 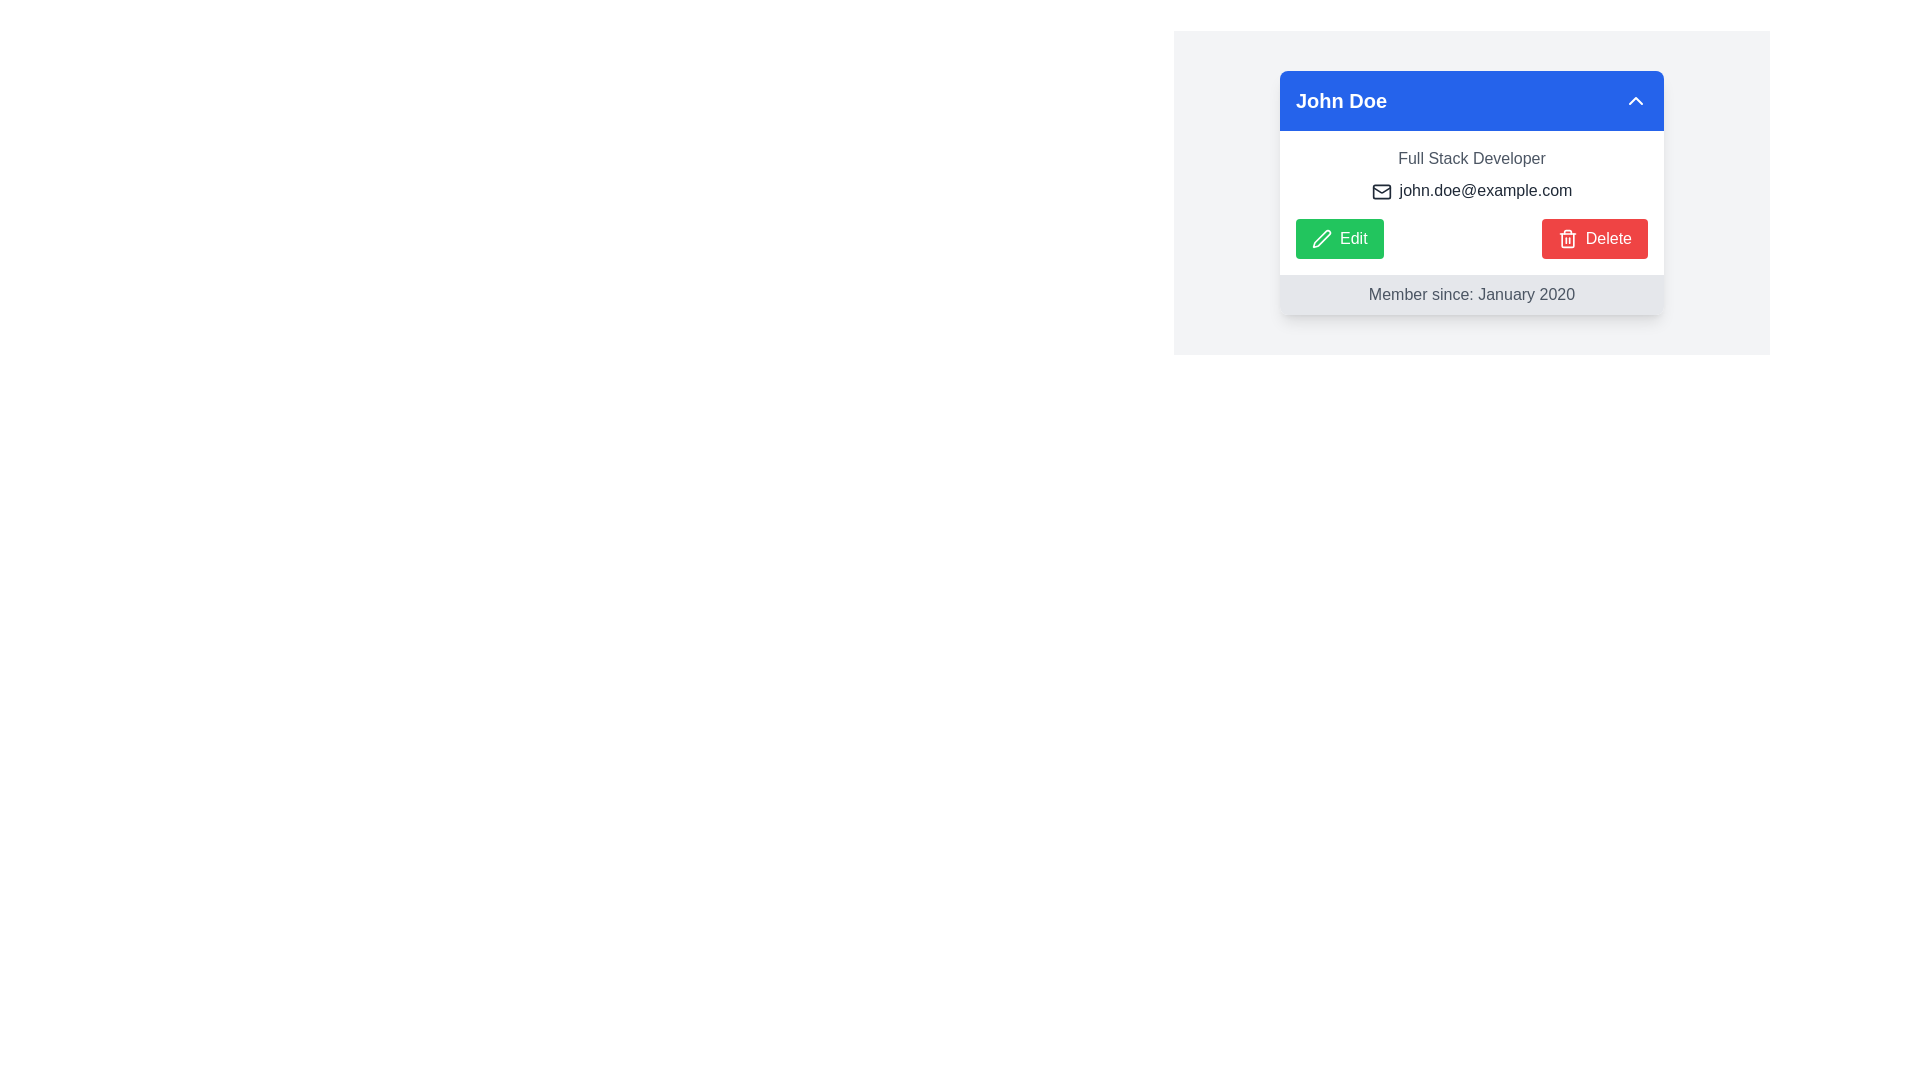 What do you see at coordinates (1380, 191) in the screenshot?
I see `the uppermost rectangular background of the envelope icon located next to the email text link in the user profile card` at bounding box center [1380, 191].